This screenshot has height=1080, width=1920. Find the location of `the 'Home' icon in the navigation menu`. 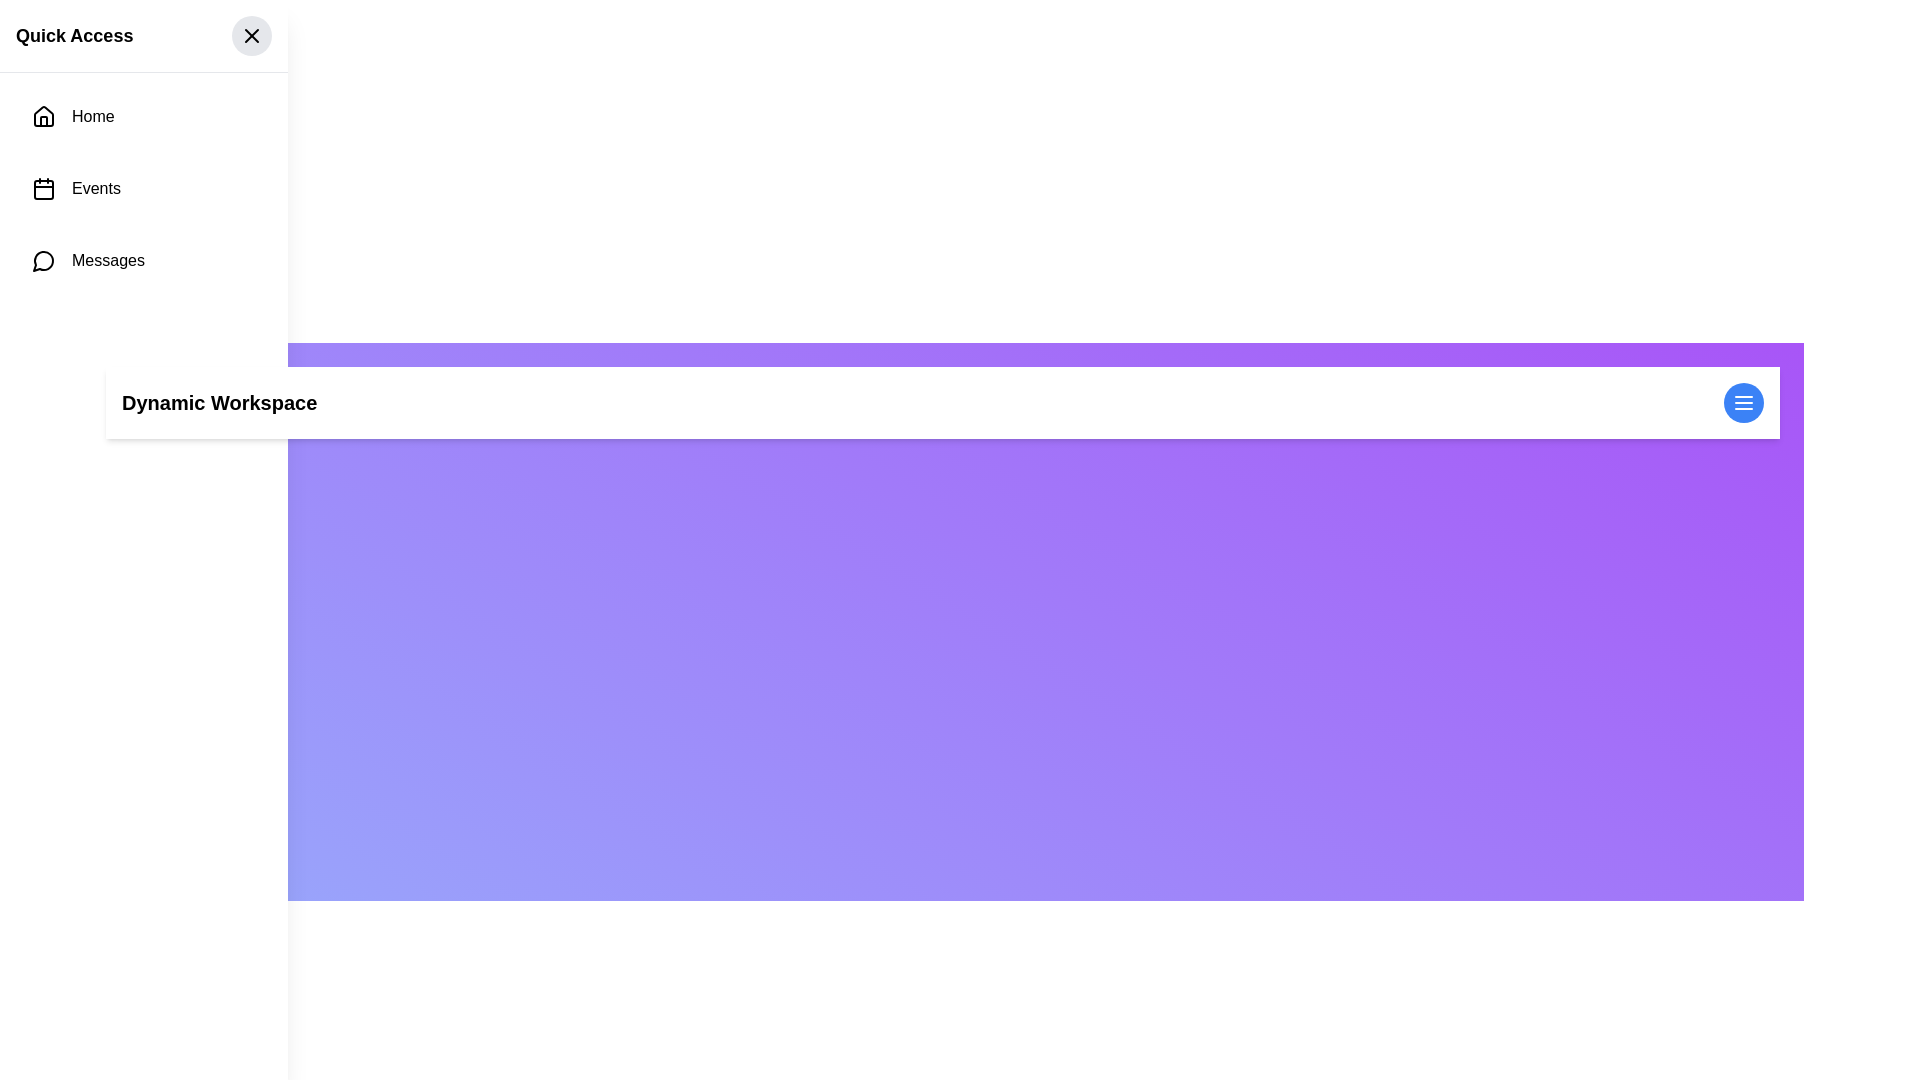

the 'Home' icon in the navigation menu is located at coordinates (43, 116).